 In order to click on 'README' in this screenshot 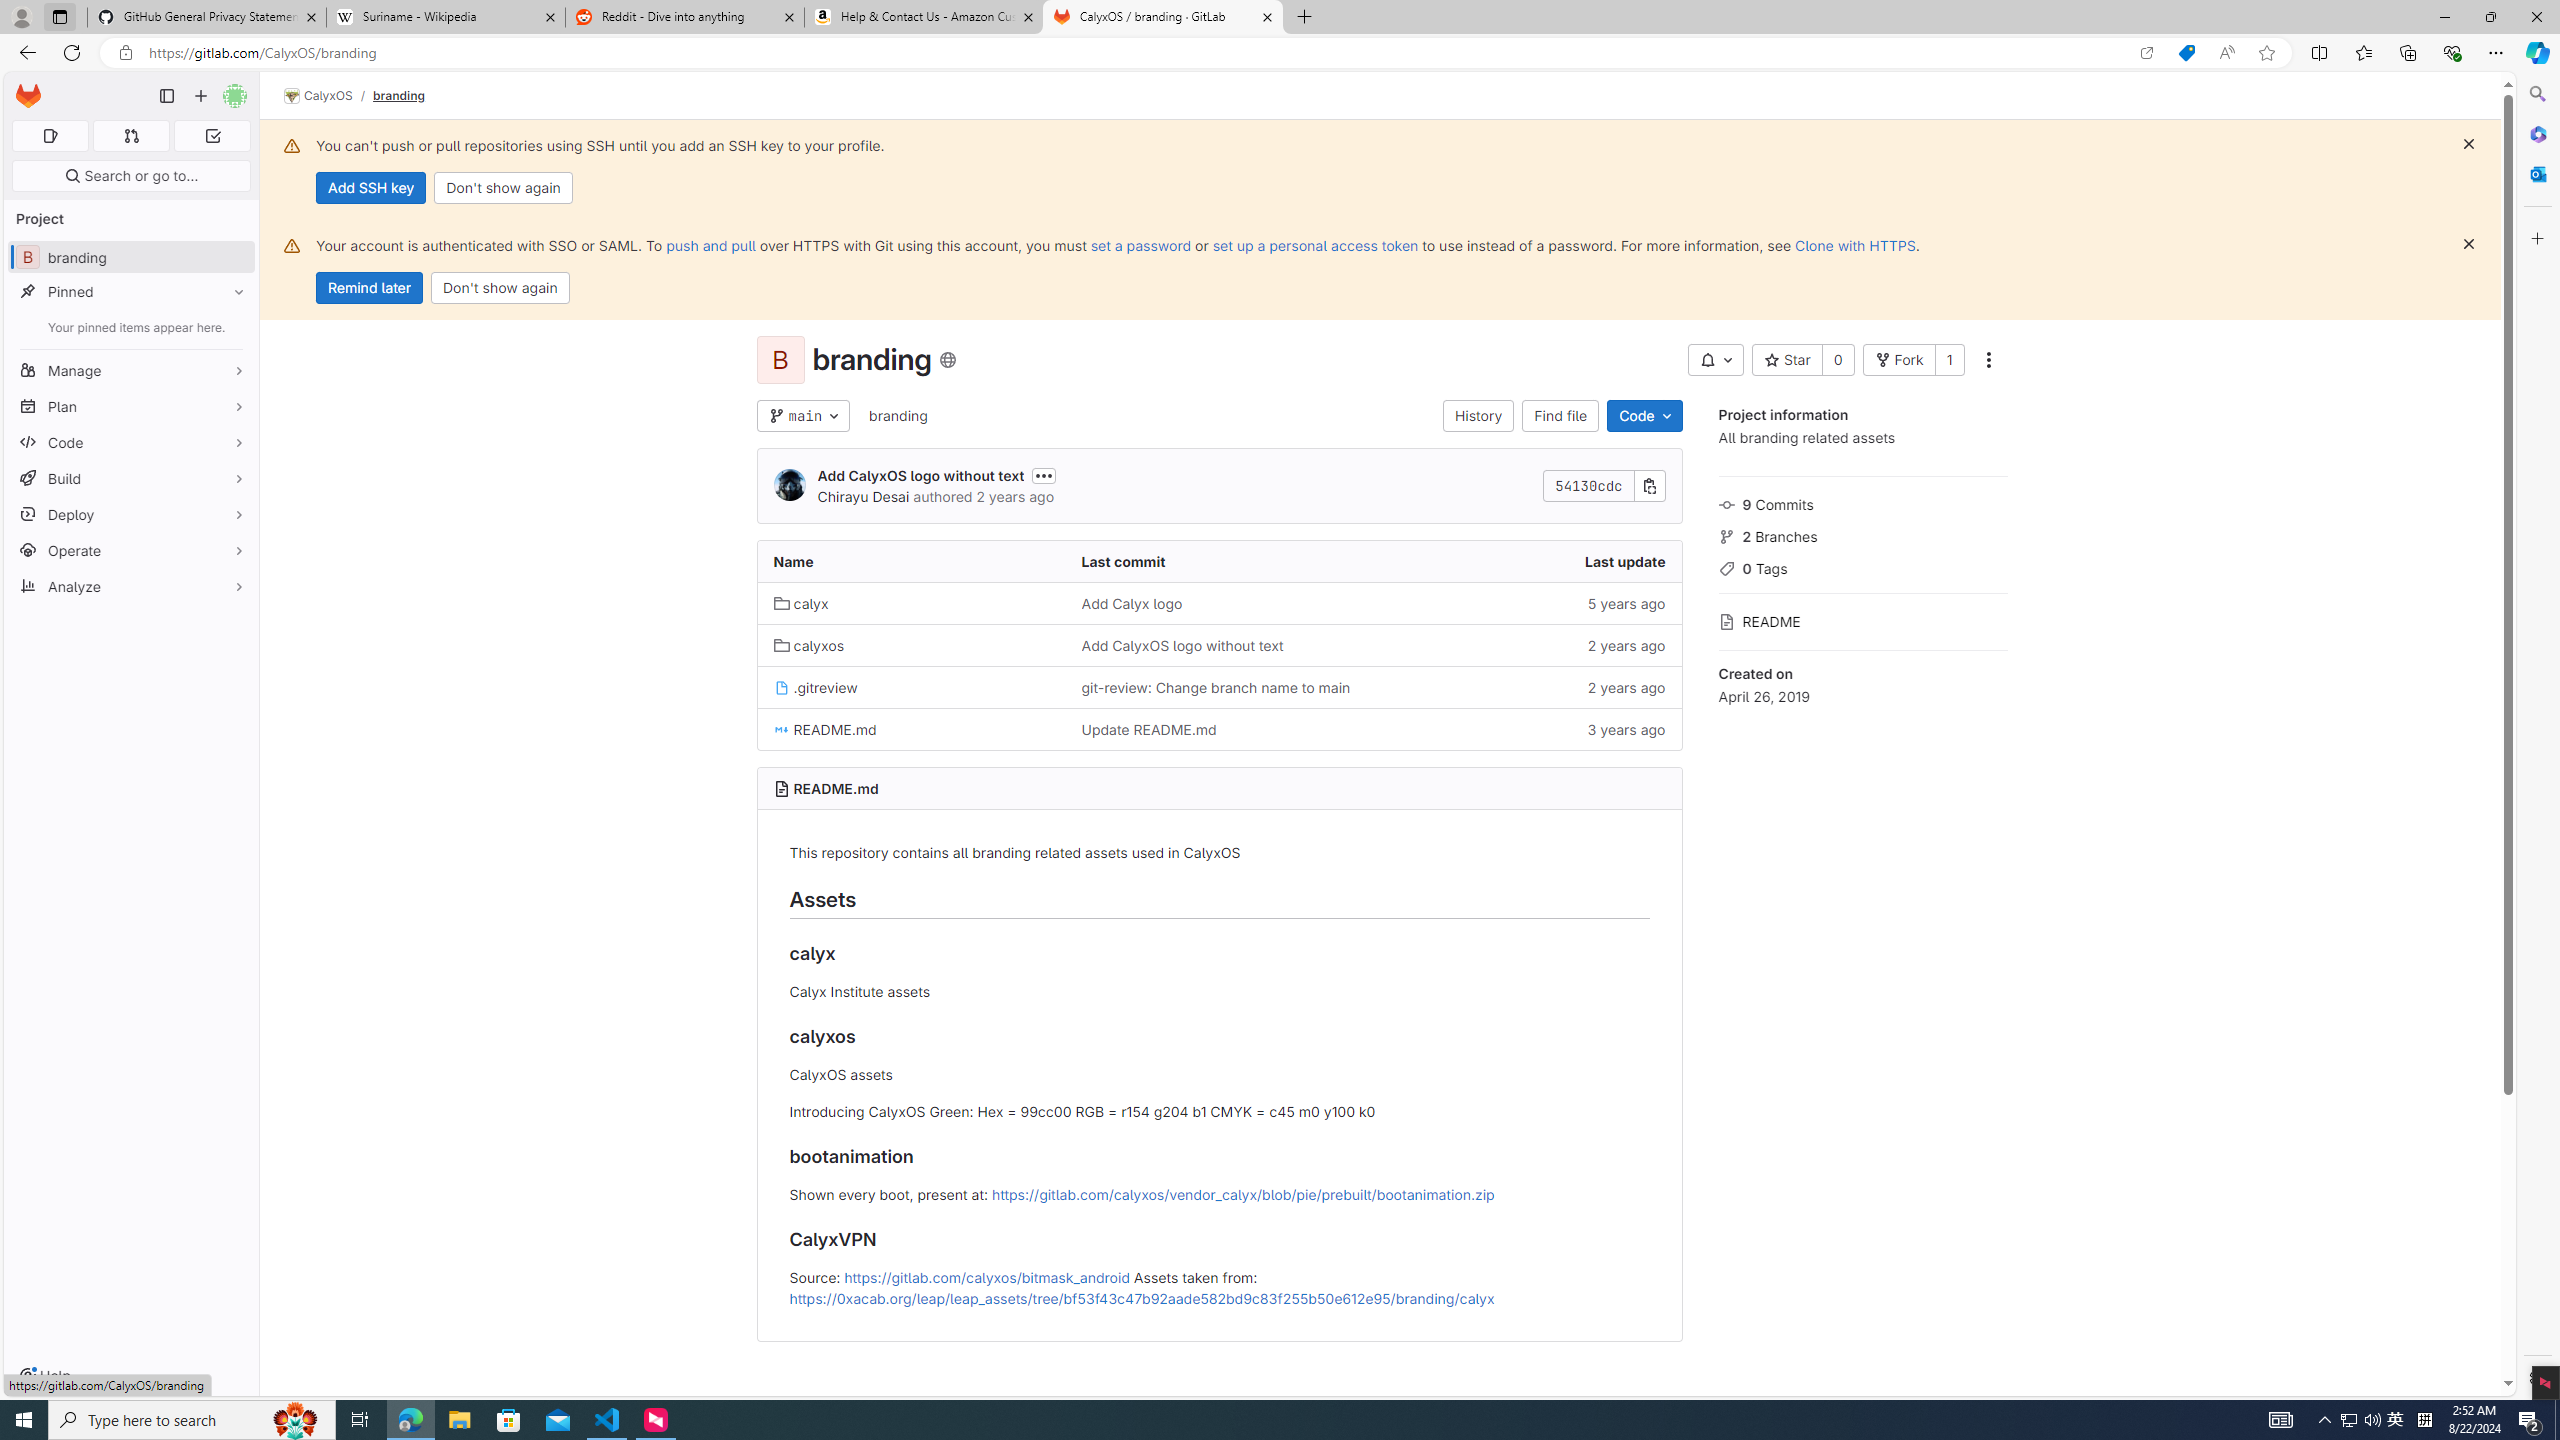, I will do `click(1862, 618)`.